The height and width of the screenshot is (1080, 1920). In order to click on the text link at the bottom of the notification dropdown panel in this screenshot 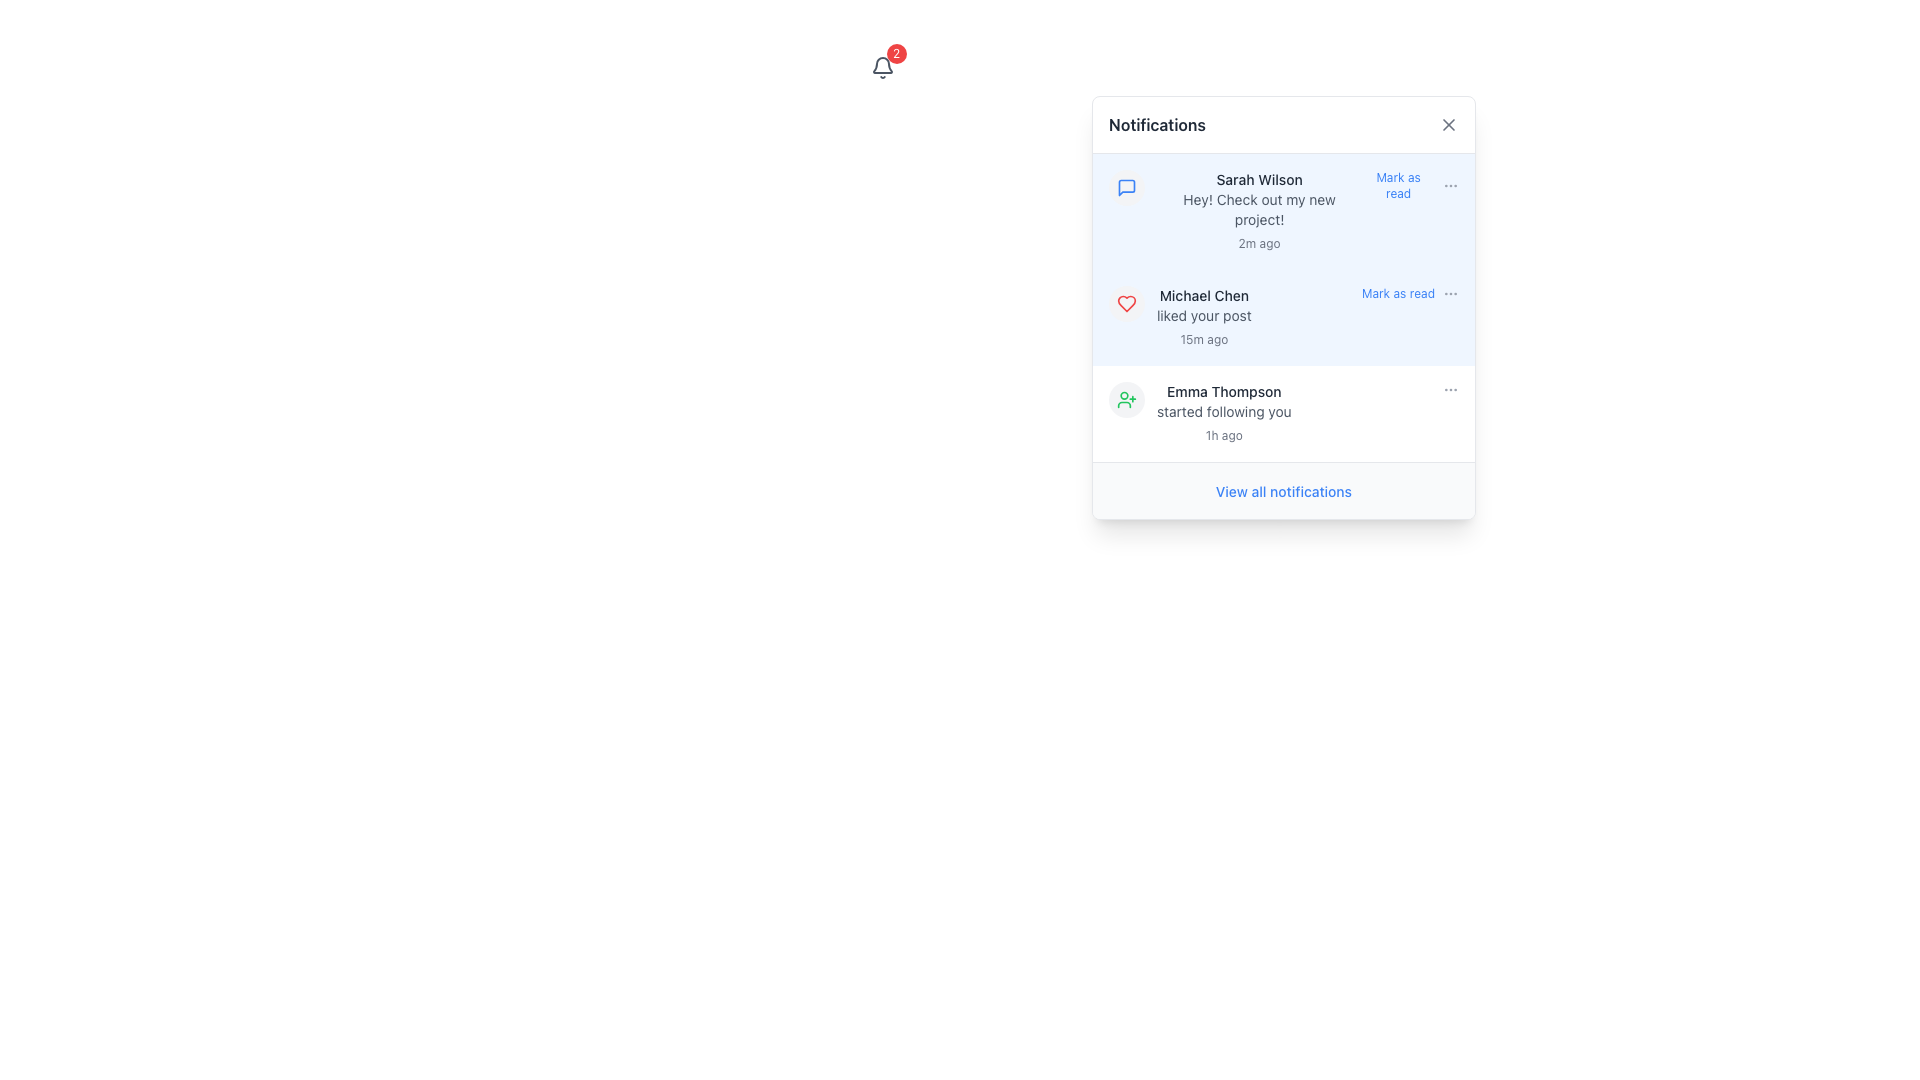, I will do `click(1283, 490)`.